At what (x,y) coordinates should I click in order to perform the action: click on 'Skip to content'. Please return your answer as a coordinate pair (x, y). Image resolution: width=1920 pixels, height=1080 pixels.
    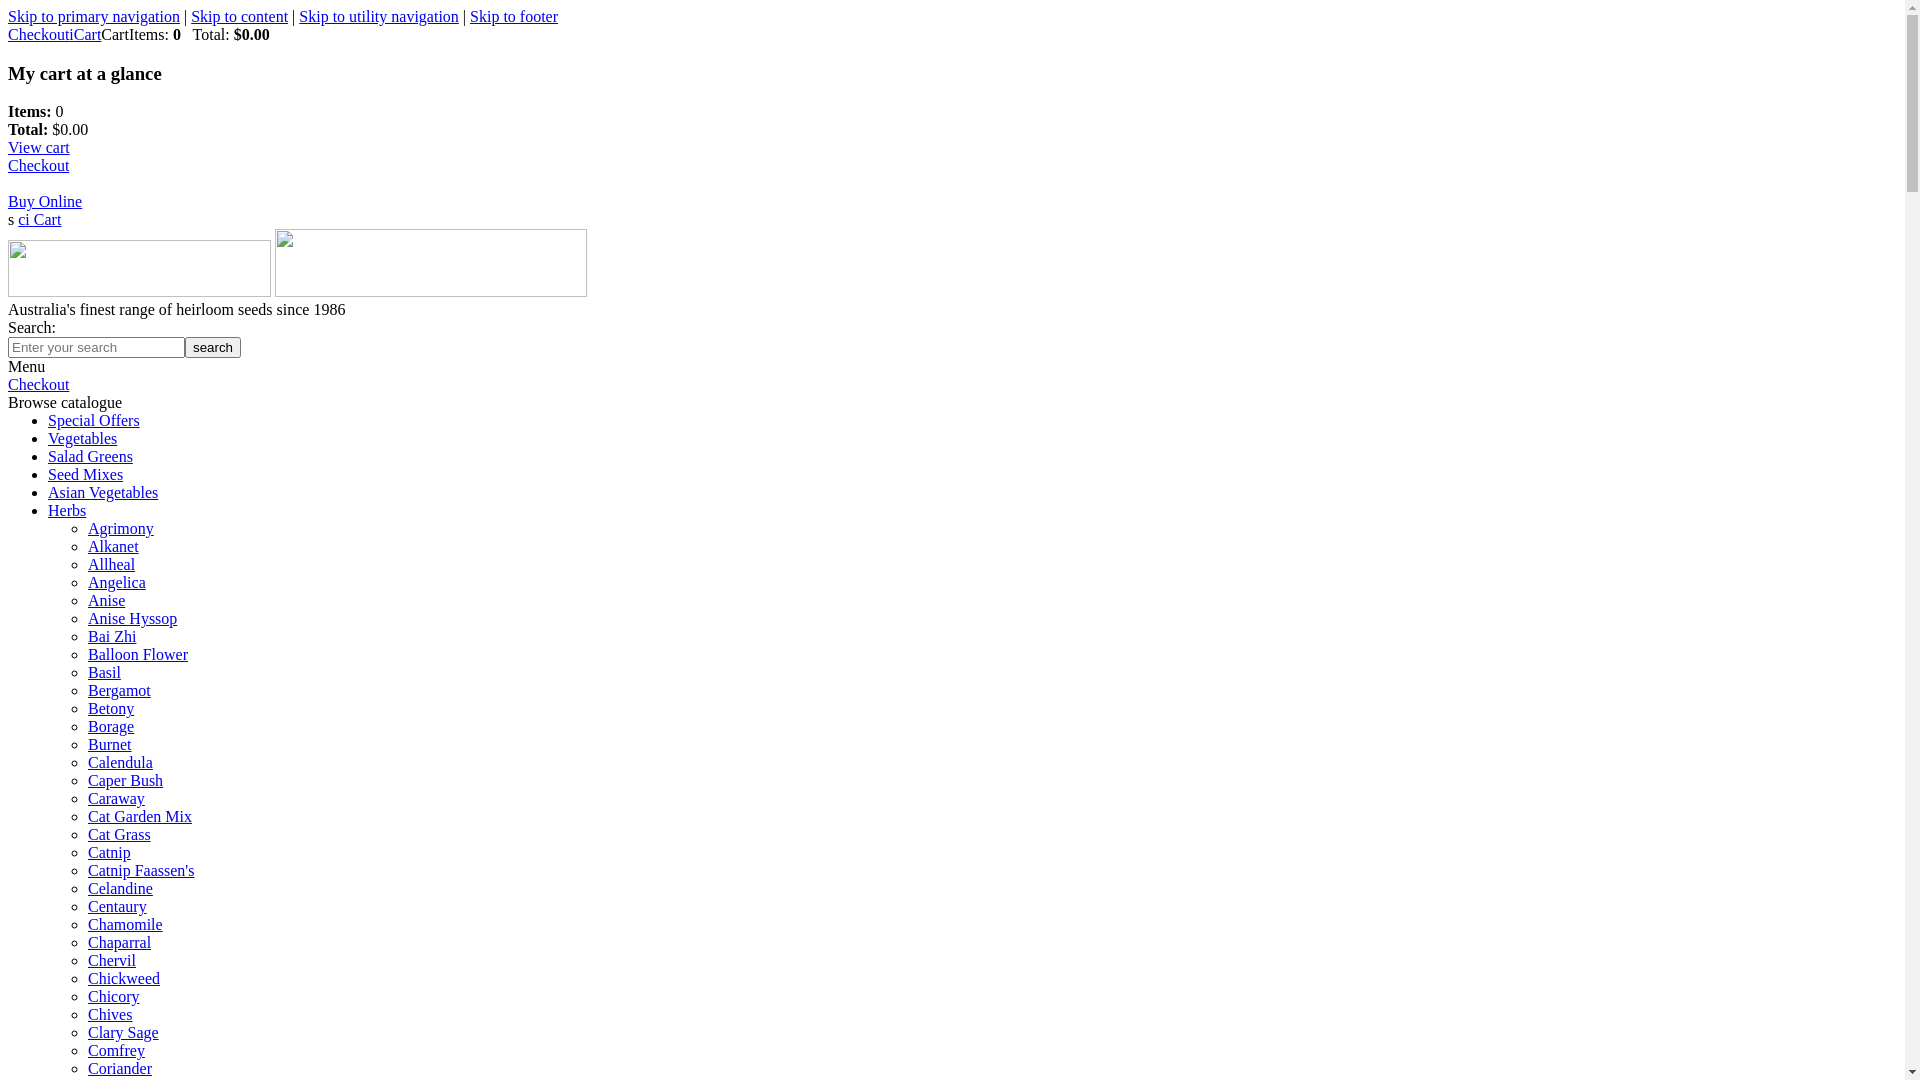
    Looking at the image, I should click on (191, 16).